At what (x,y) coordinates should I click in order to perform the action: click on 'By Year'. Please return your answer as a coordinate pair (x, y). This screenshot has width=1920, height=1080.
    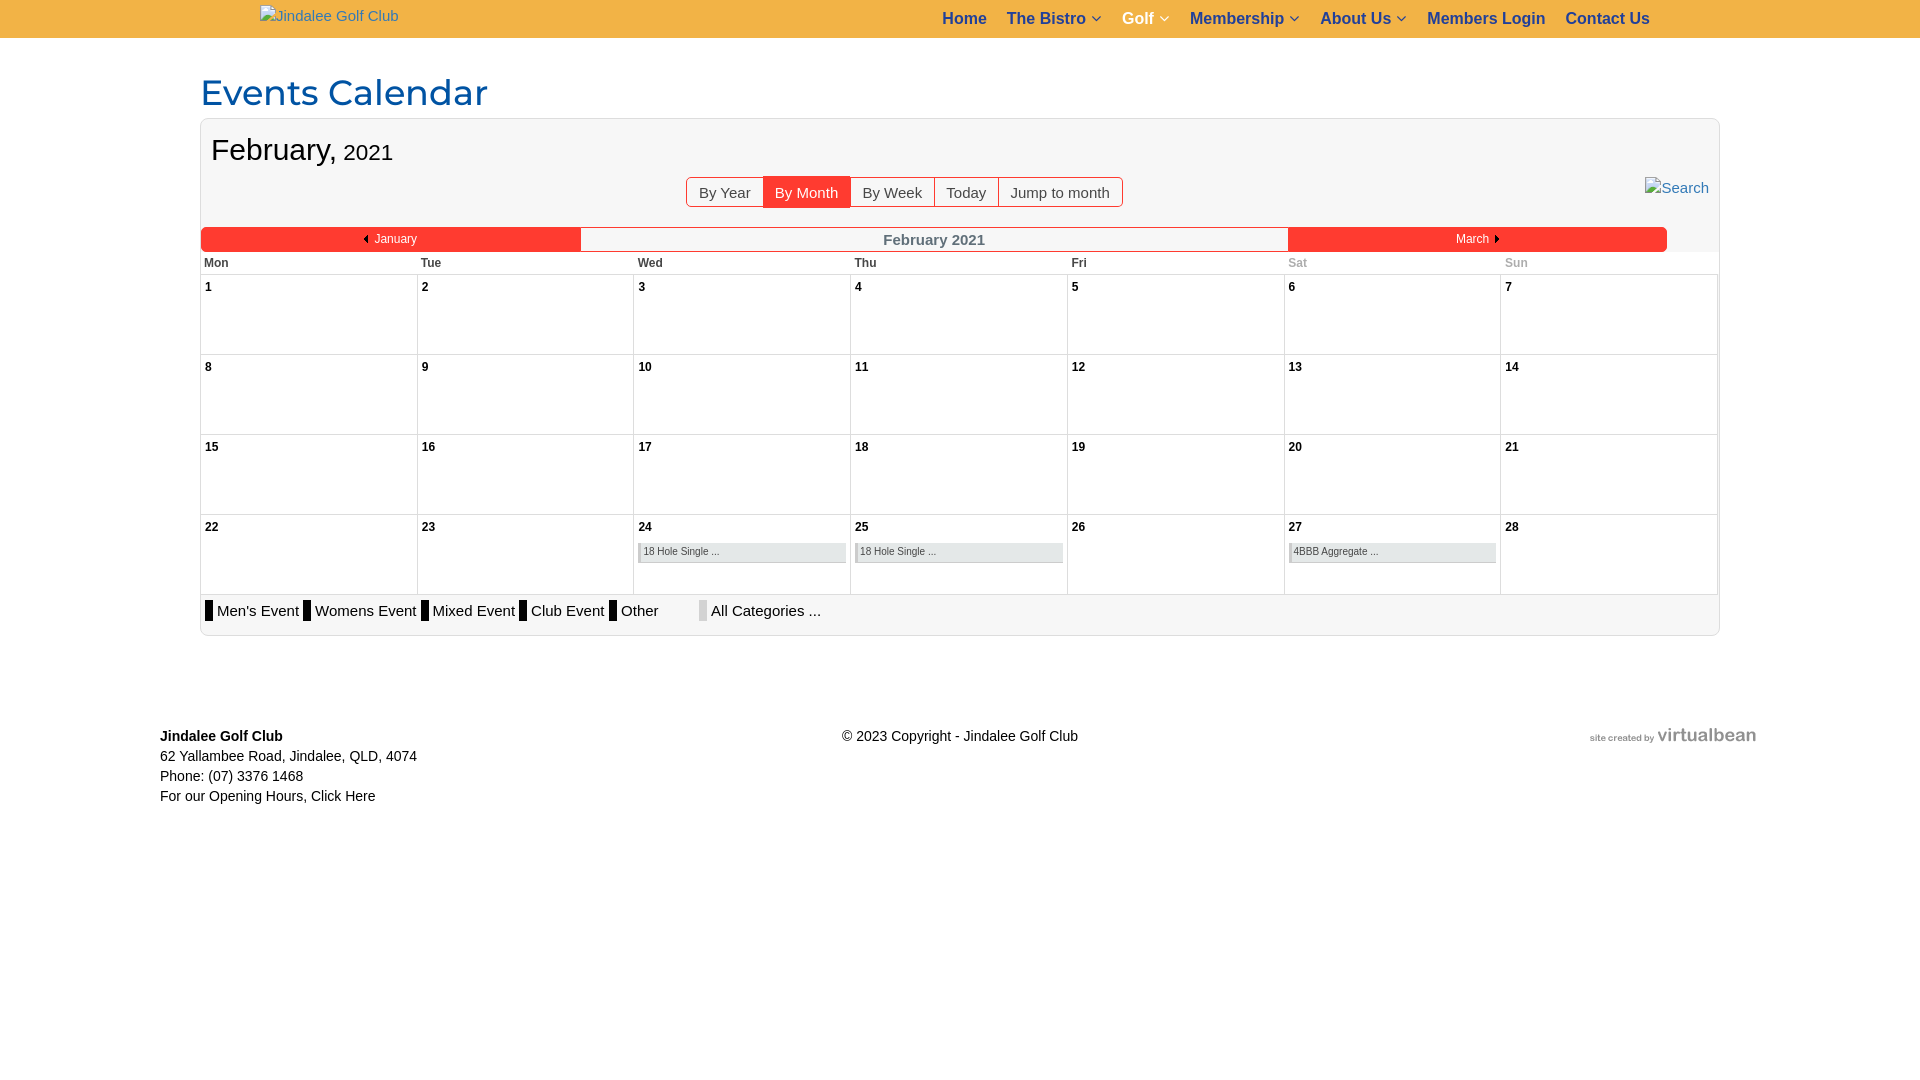
    Looking at the image, I should click on (723, 192).